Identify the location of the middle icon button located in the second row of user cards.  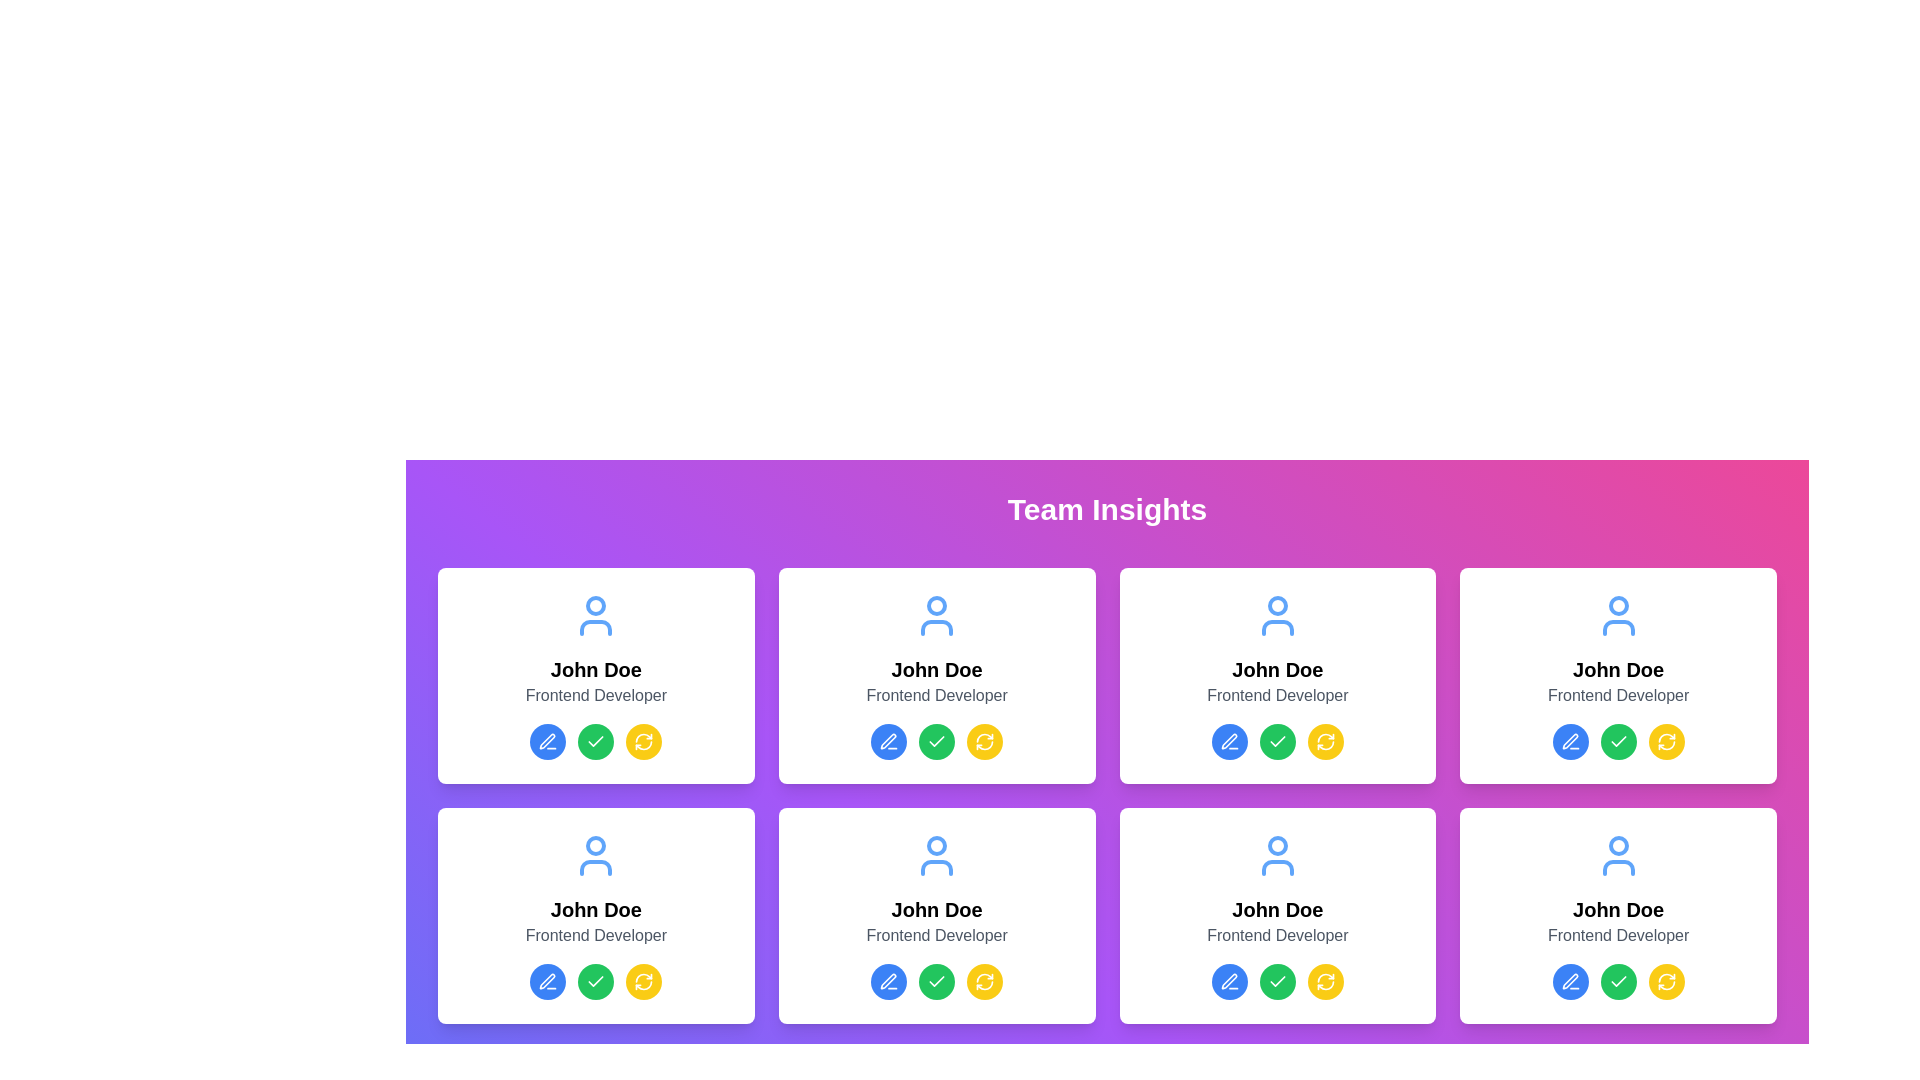
(1618, 741).